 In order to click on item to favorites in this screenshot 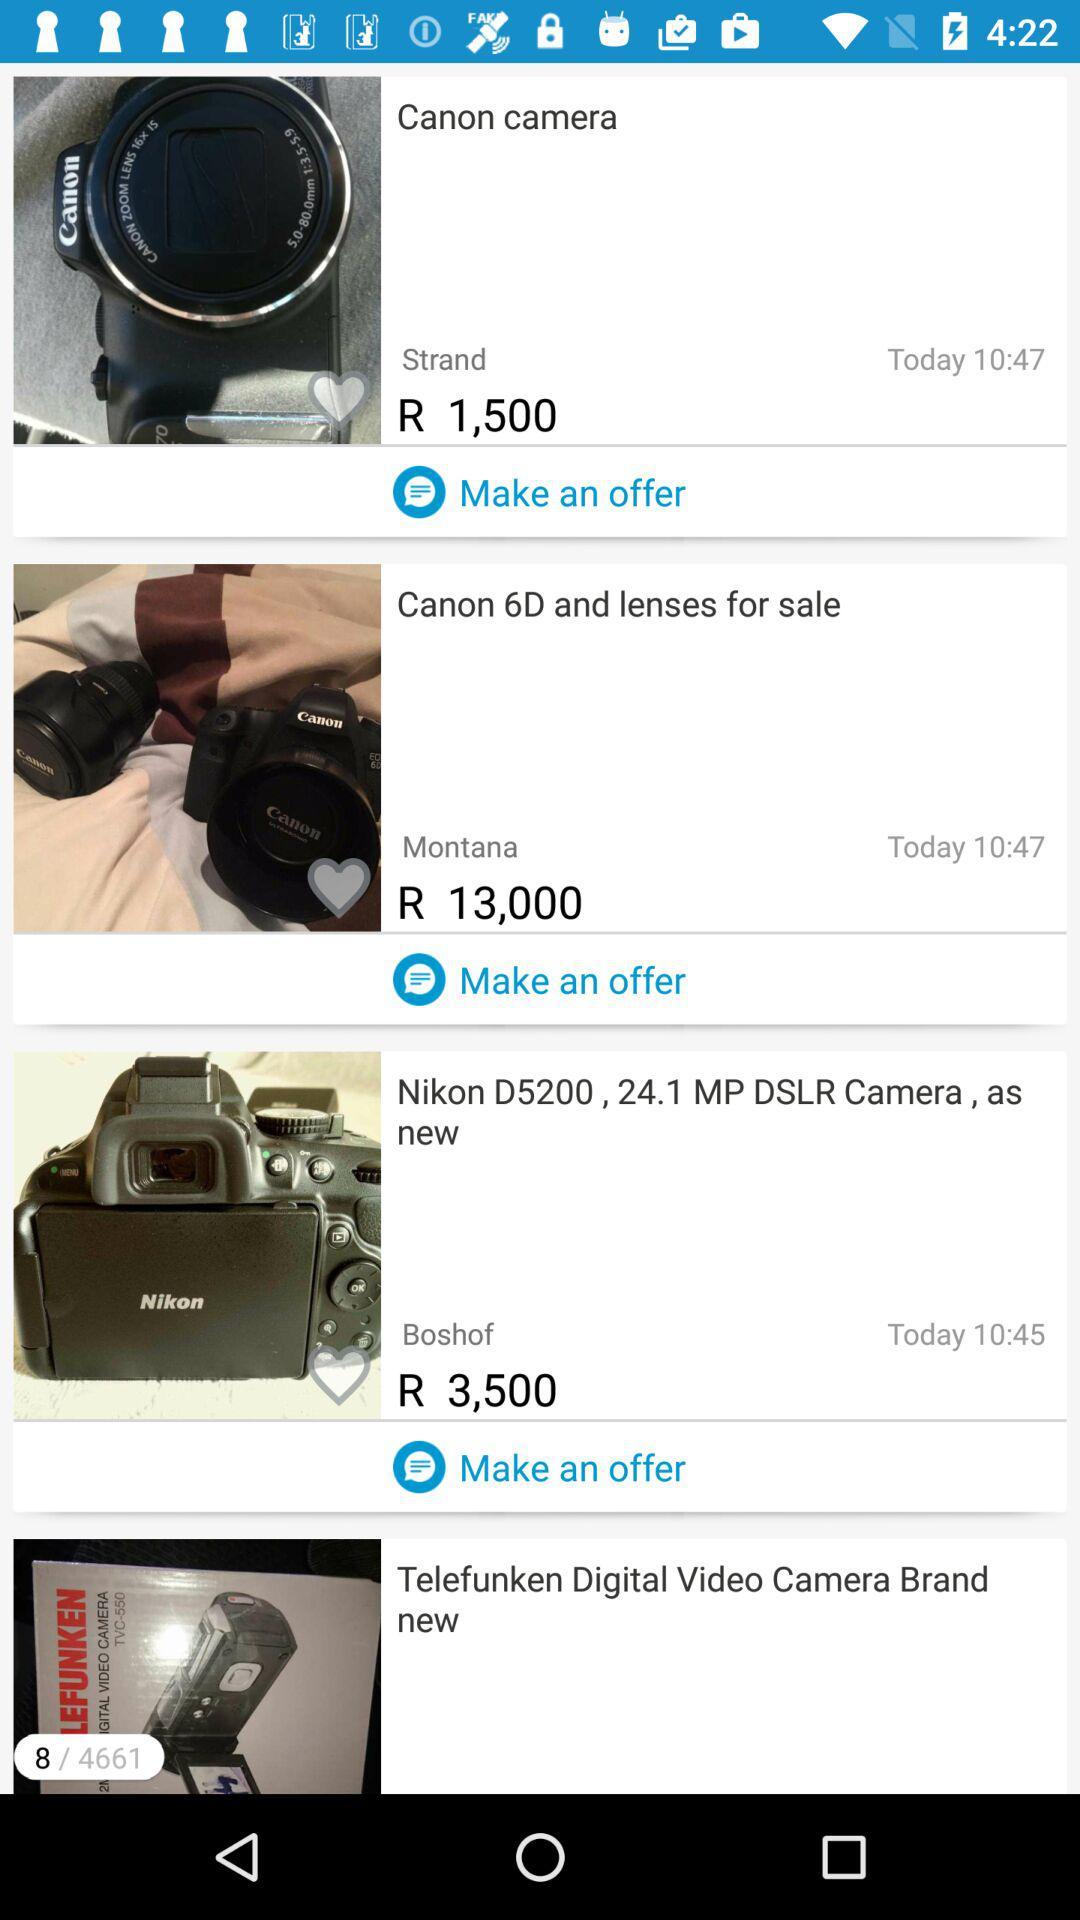, I will do `click(338, 1376)`.